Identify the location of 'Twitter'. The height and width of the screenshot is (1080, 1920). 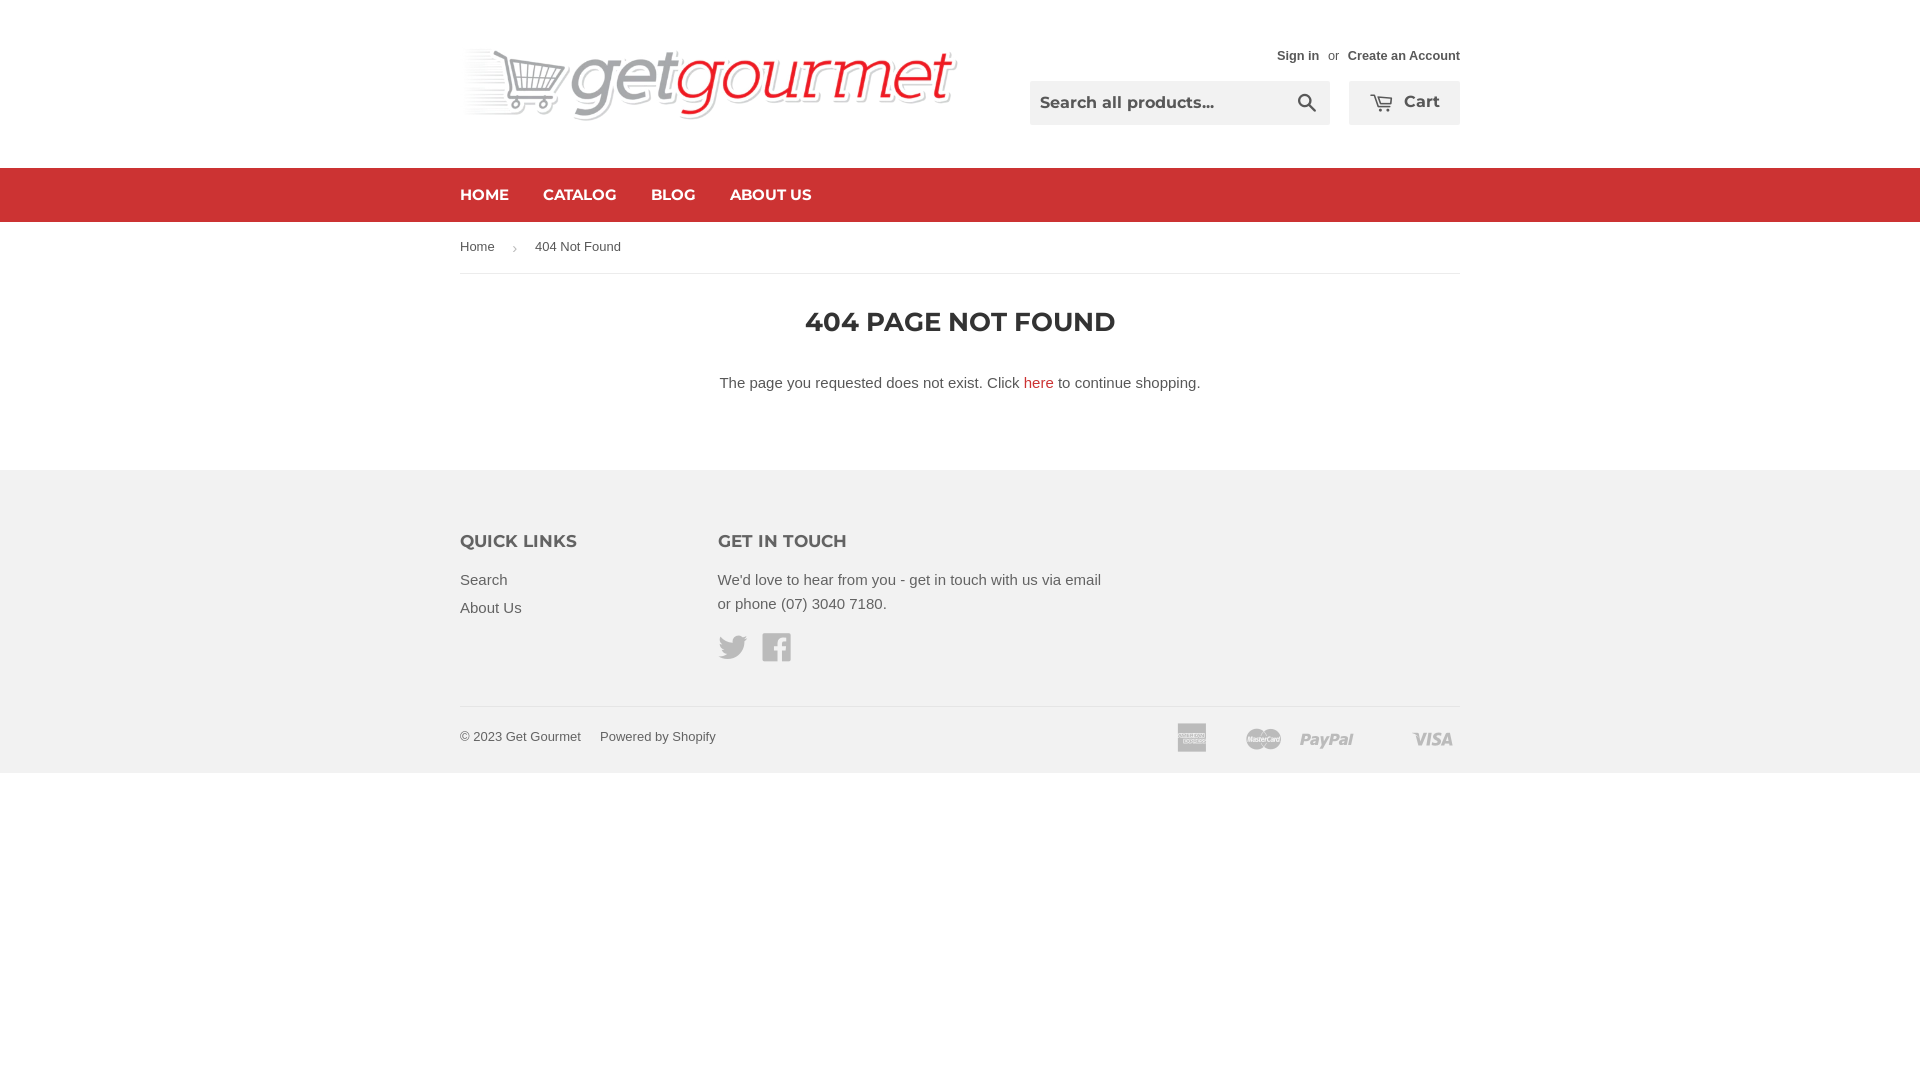
(732, 653).